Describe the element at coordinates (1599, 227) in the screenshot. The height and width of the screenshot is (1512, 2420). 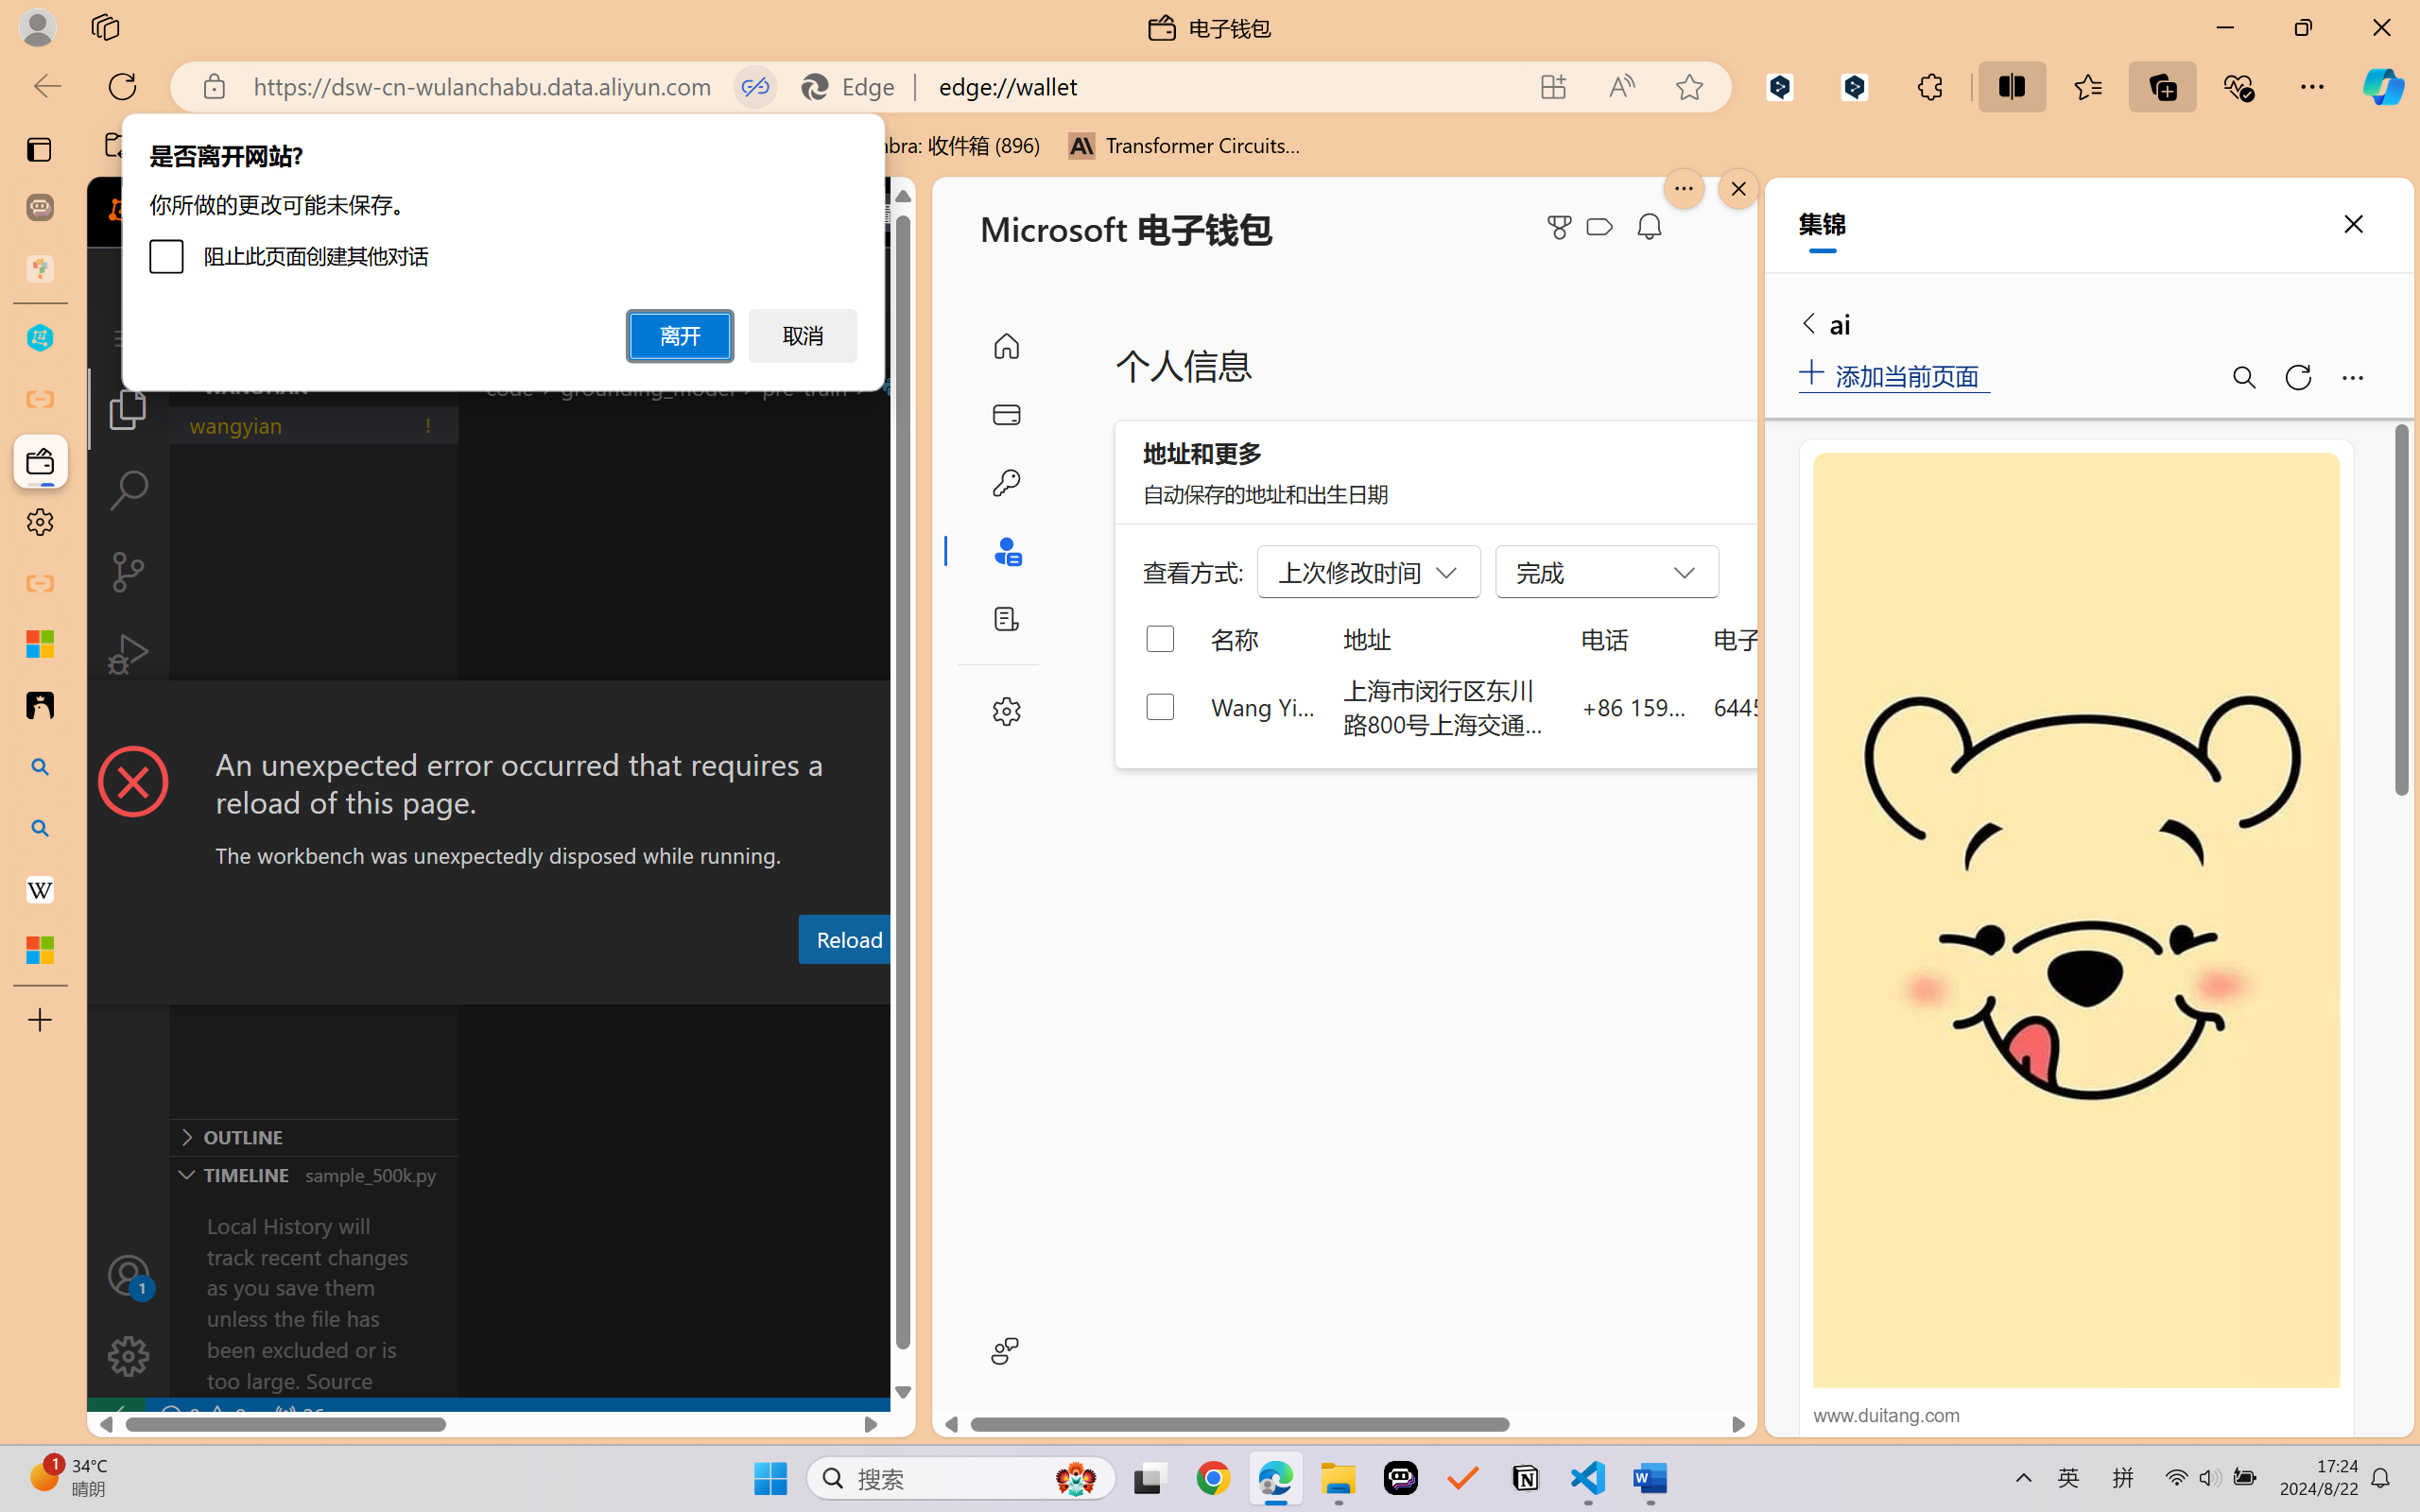
I see `'Class: ___1lmltc5 f1agt3bx f12qytpq'` at that location.